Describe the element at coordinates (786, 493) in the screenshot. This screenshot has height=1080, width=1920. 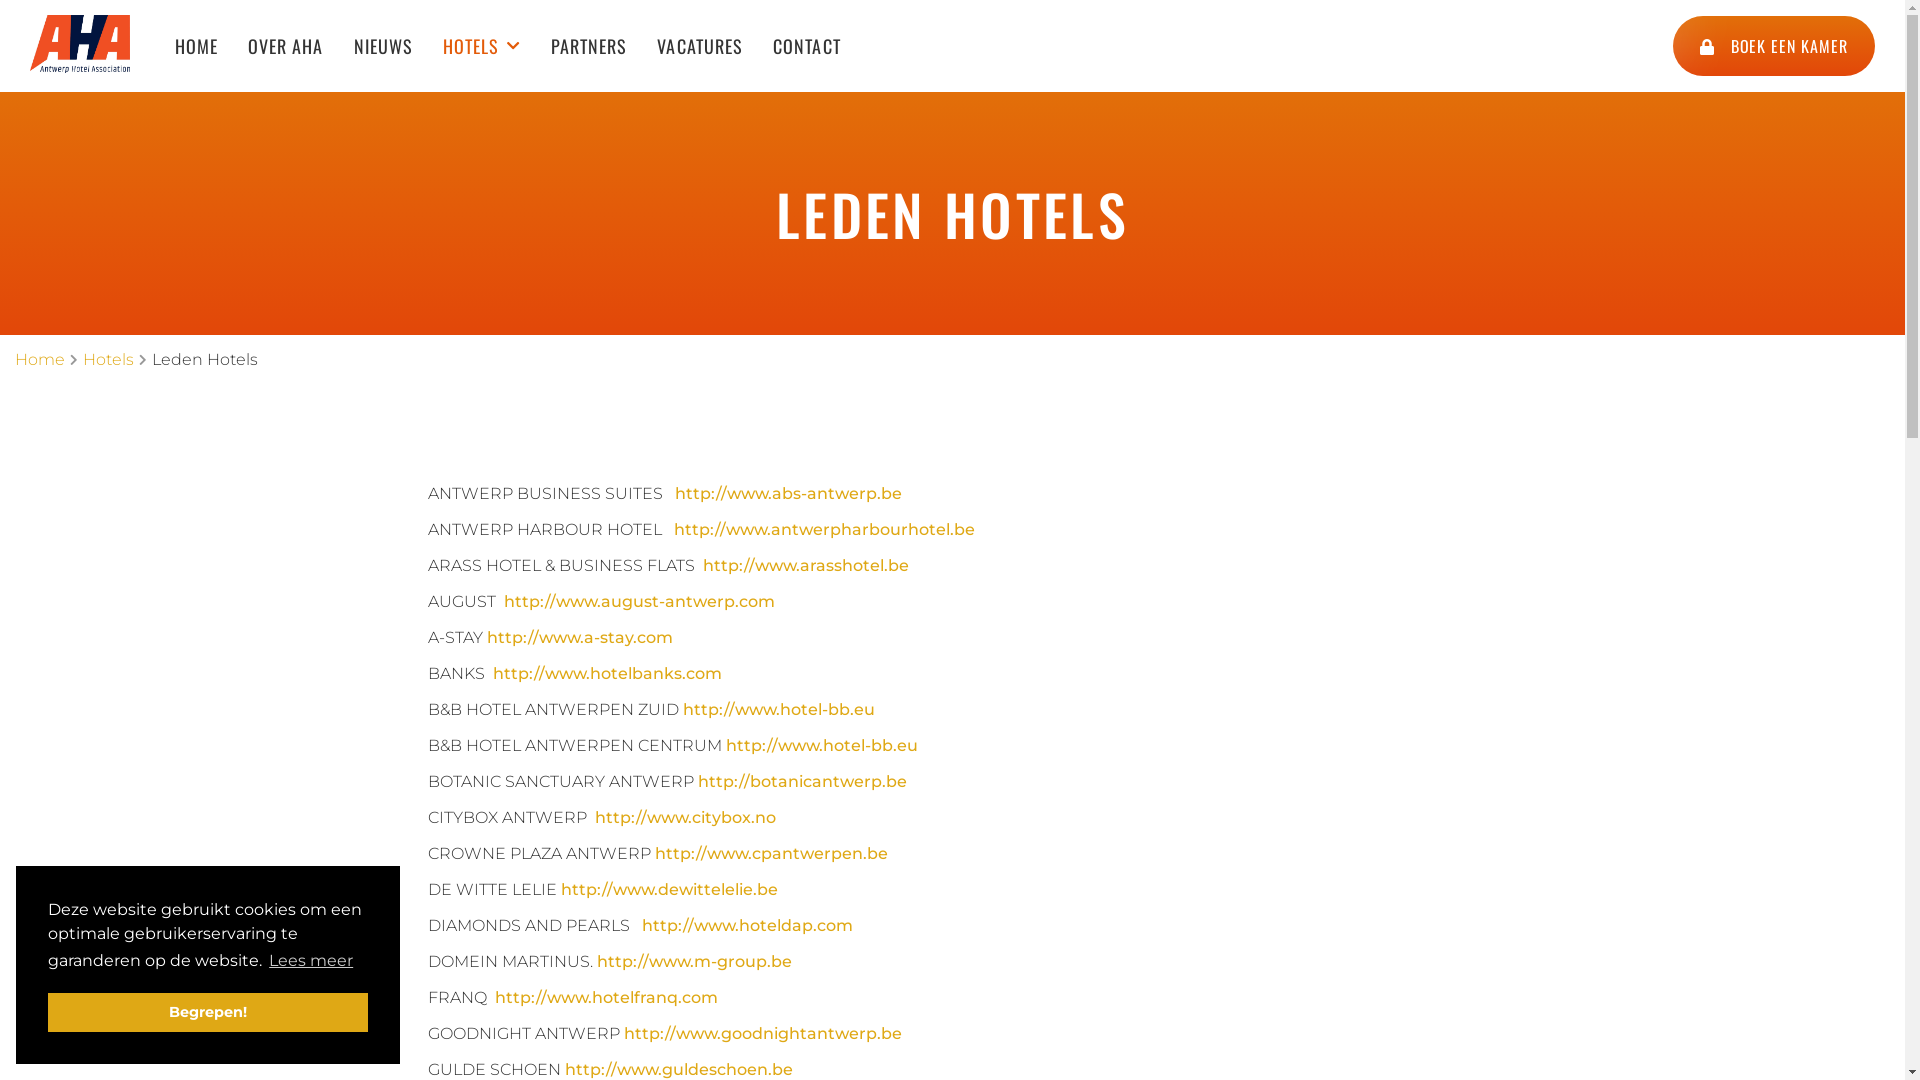
I see `'http://www.abs-antwerp.be'` at that location.